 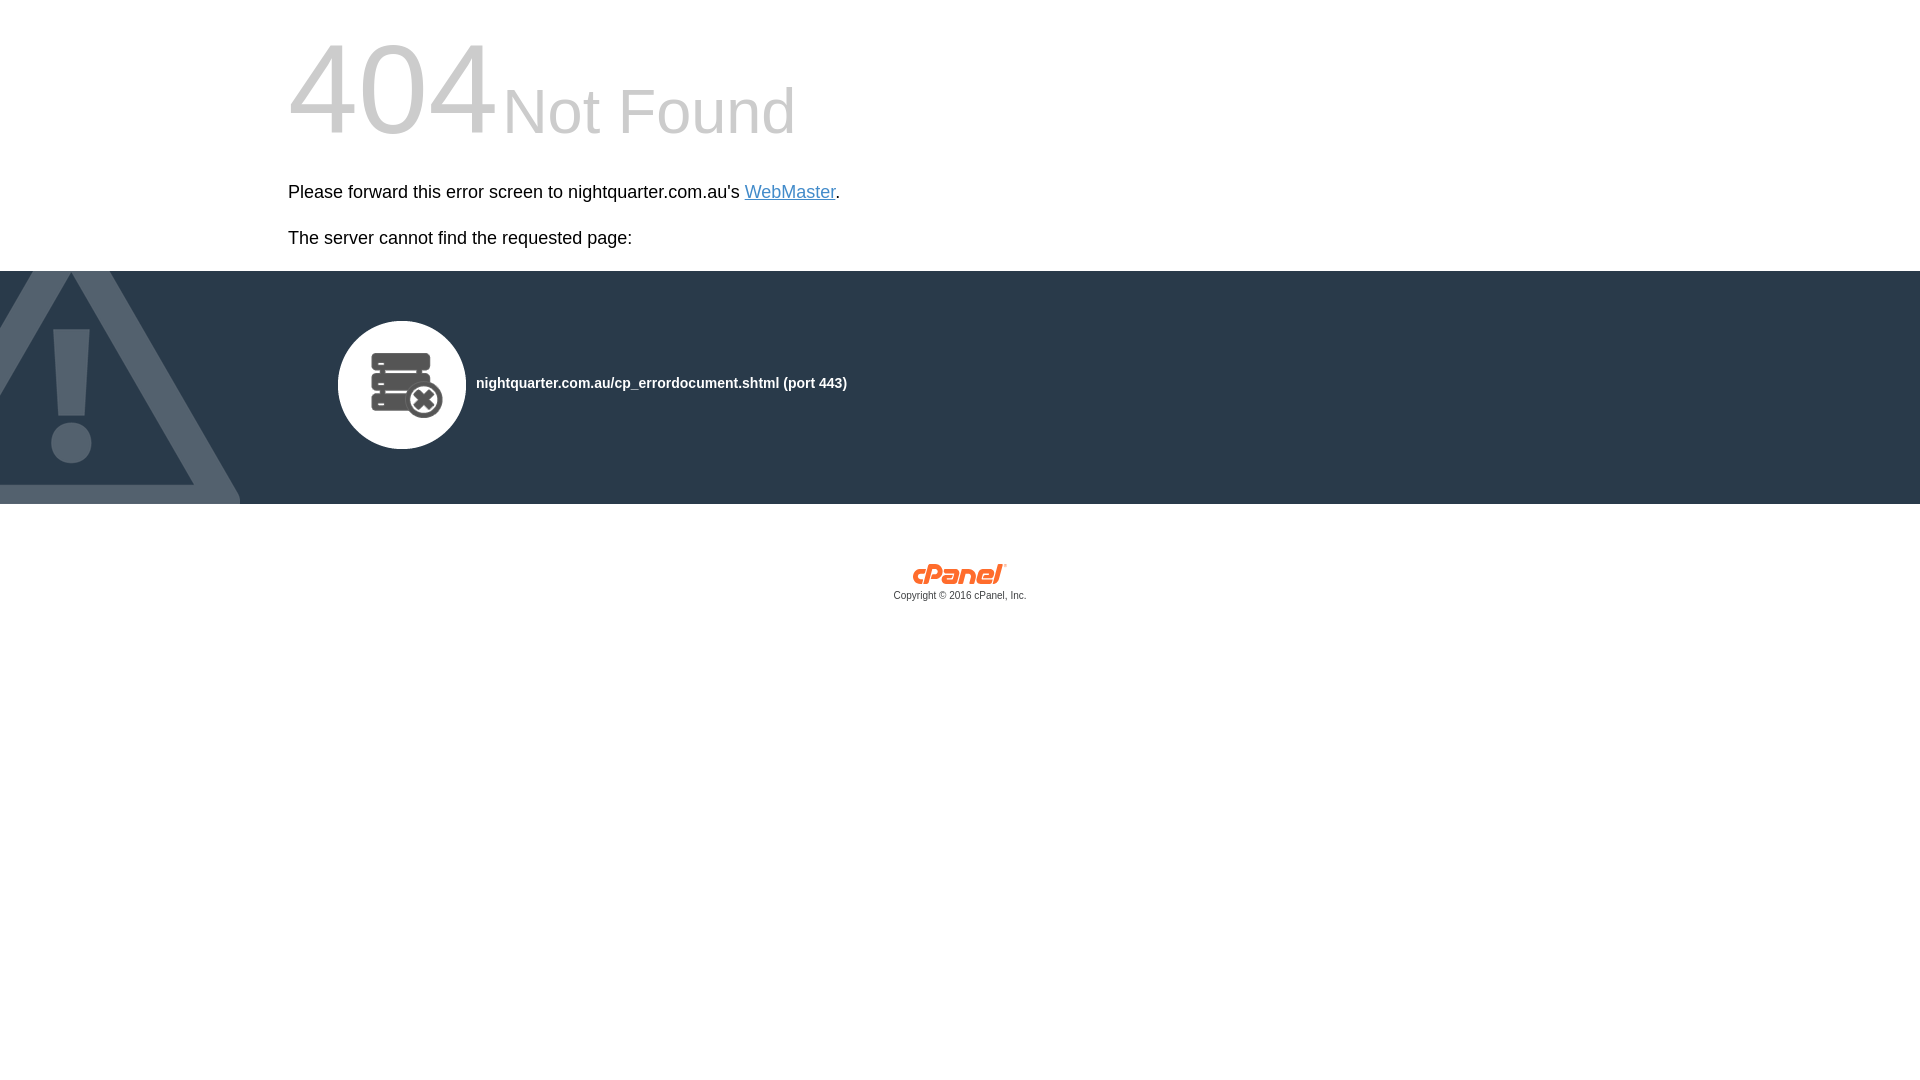 I want to click on 'WebMaster', so click(x=789, y=192).